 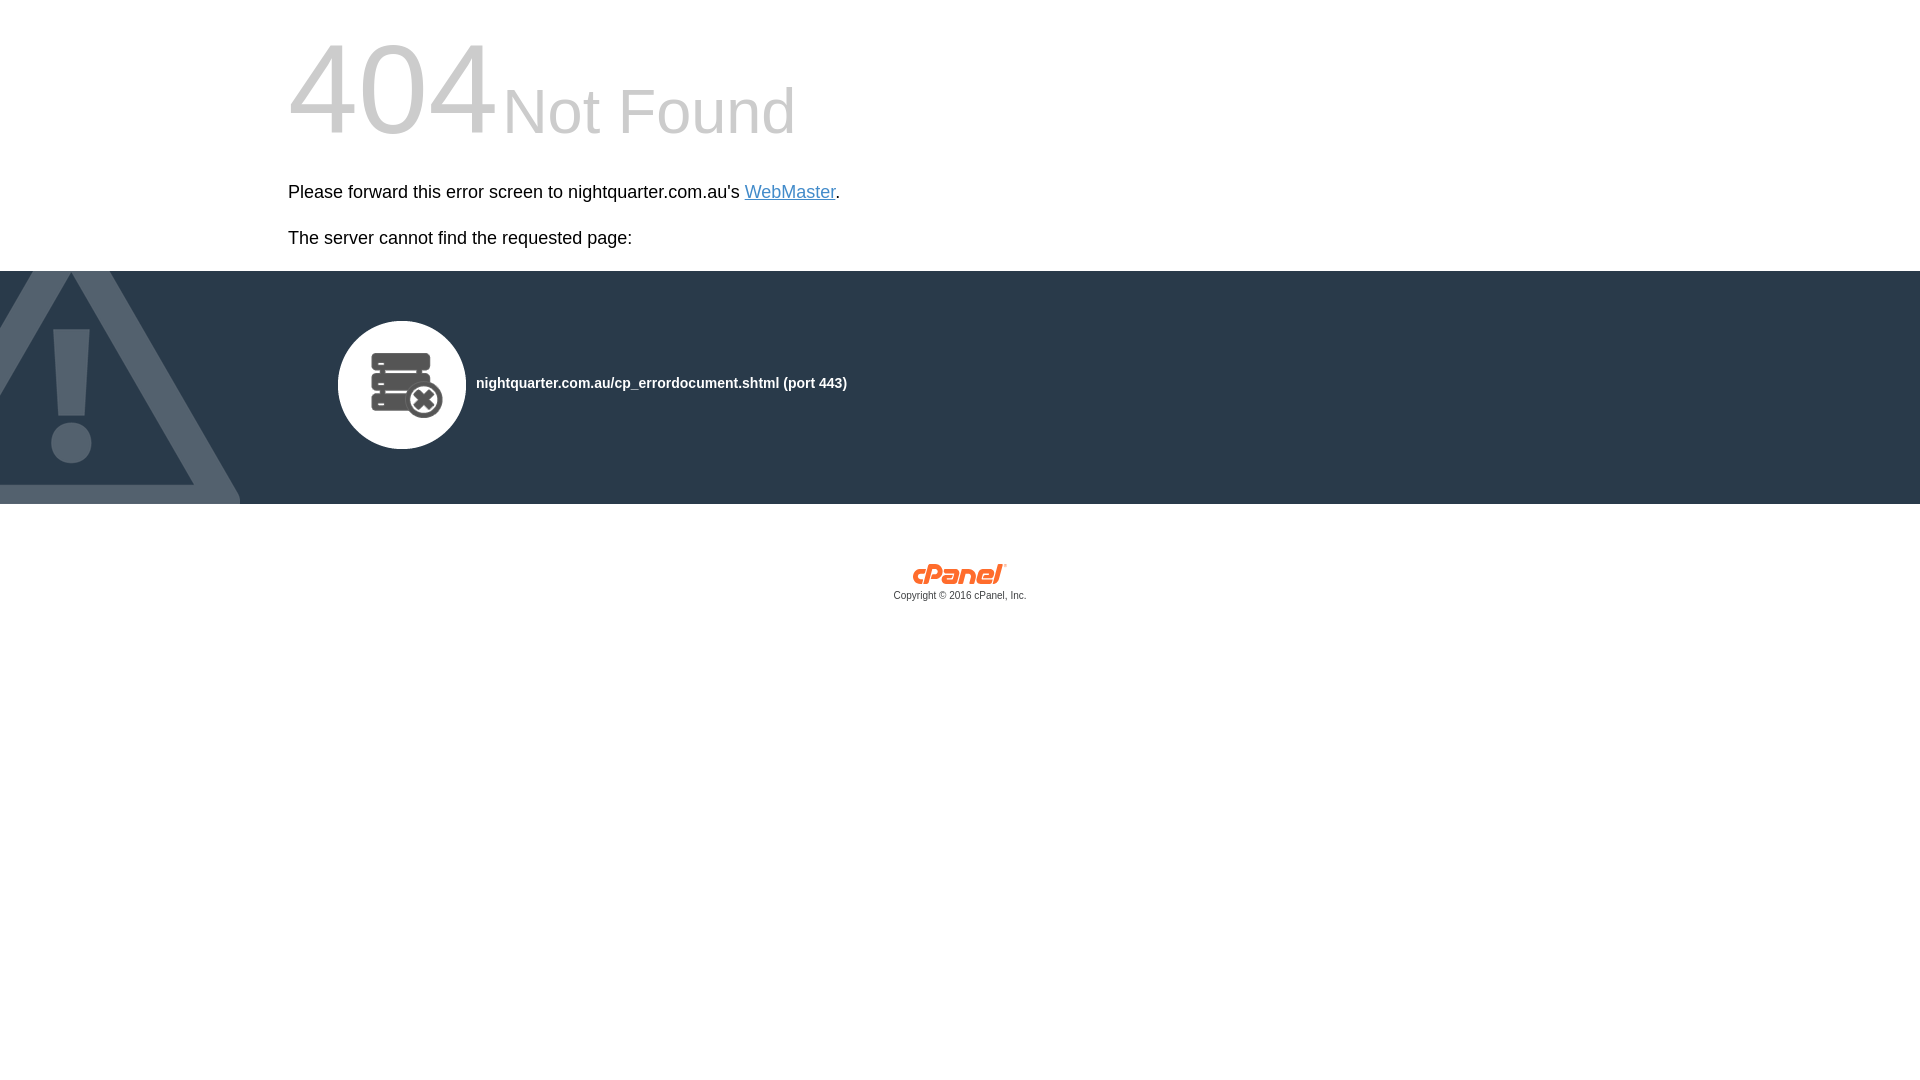 I want to click on 'WebMaster', so click(x=789, y=192).